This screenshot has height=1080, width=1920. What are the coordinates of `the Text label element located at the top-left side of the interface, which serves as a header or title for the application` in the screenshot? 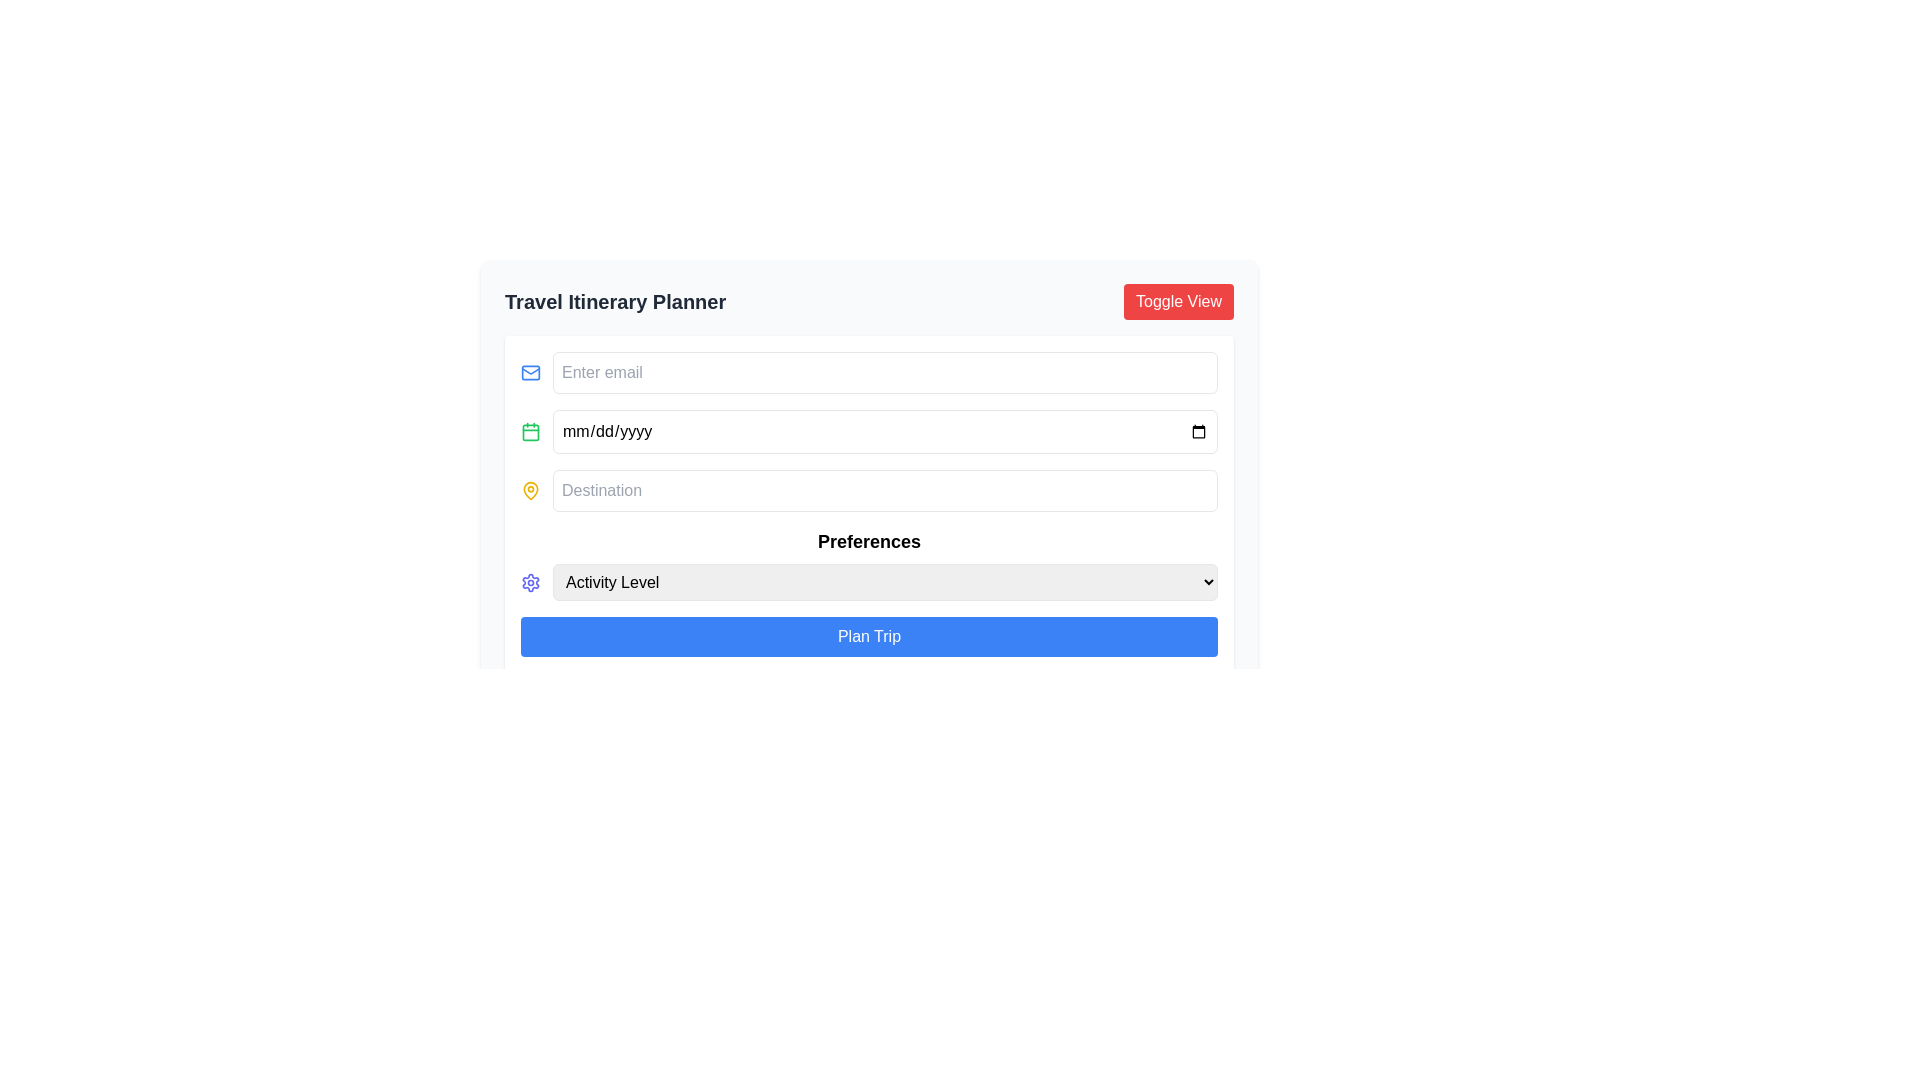 It's located at (614, 301).